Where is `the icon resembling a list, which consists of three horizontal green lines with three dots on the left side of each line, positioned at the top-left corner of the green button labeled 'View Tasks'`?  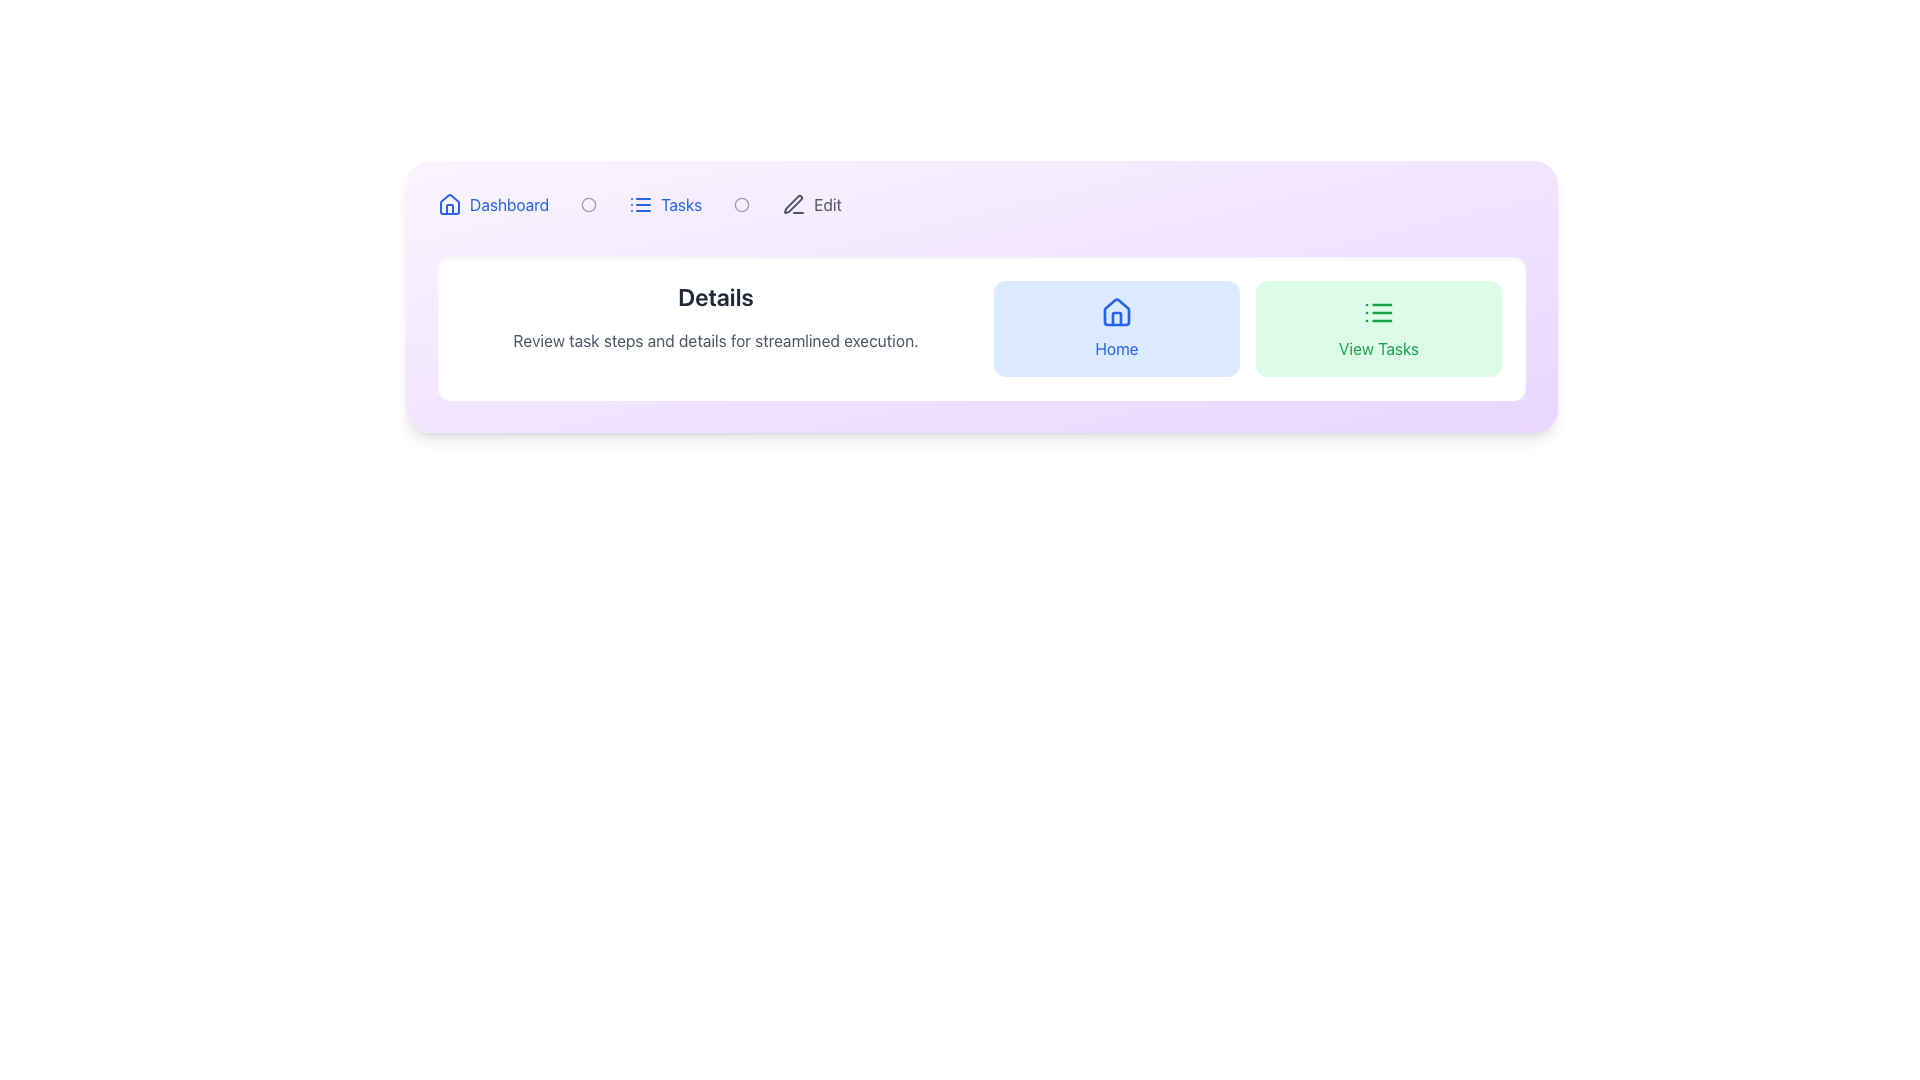 the icon resembling a list, which consists of three horizontal green lines with three dots on the left side of each line, positioned at the top-left corner of the green button labeled 'View Tasks' is located at coordinates (1377, 312).